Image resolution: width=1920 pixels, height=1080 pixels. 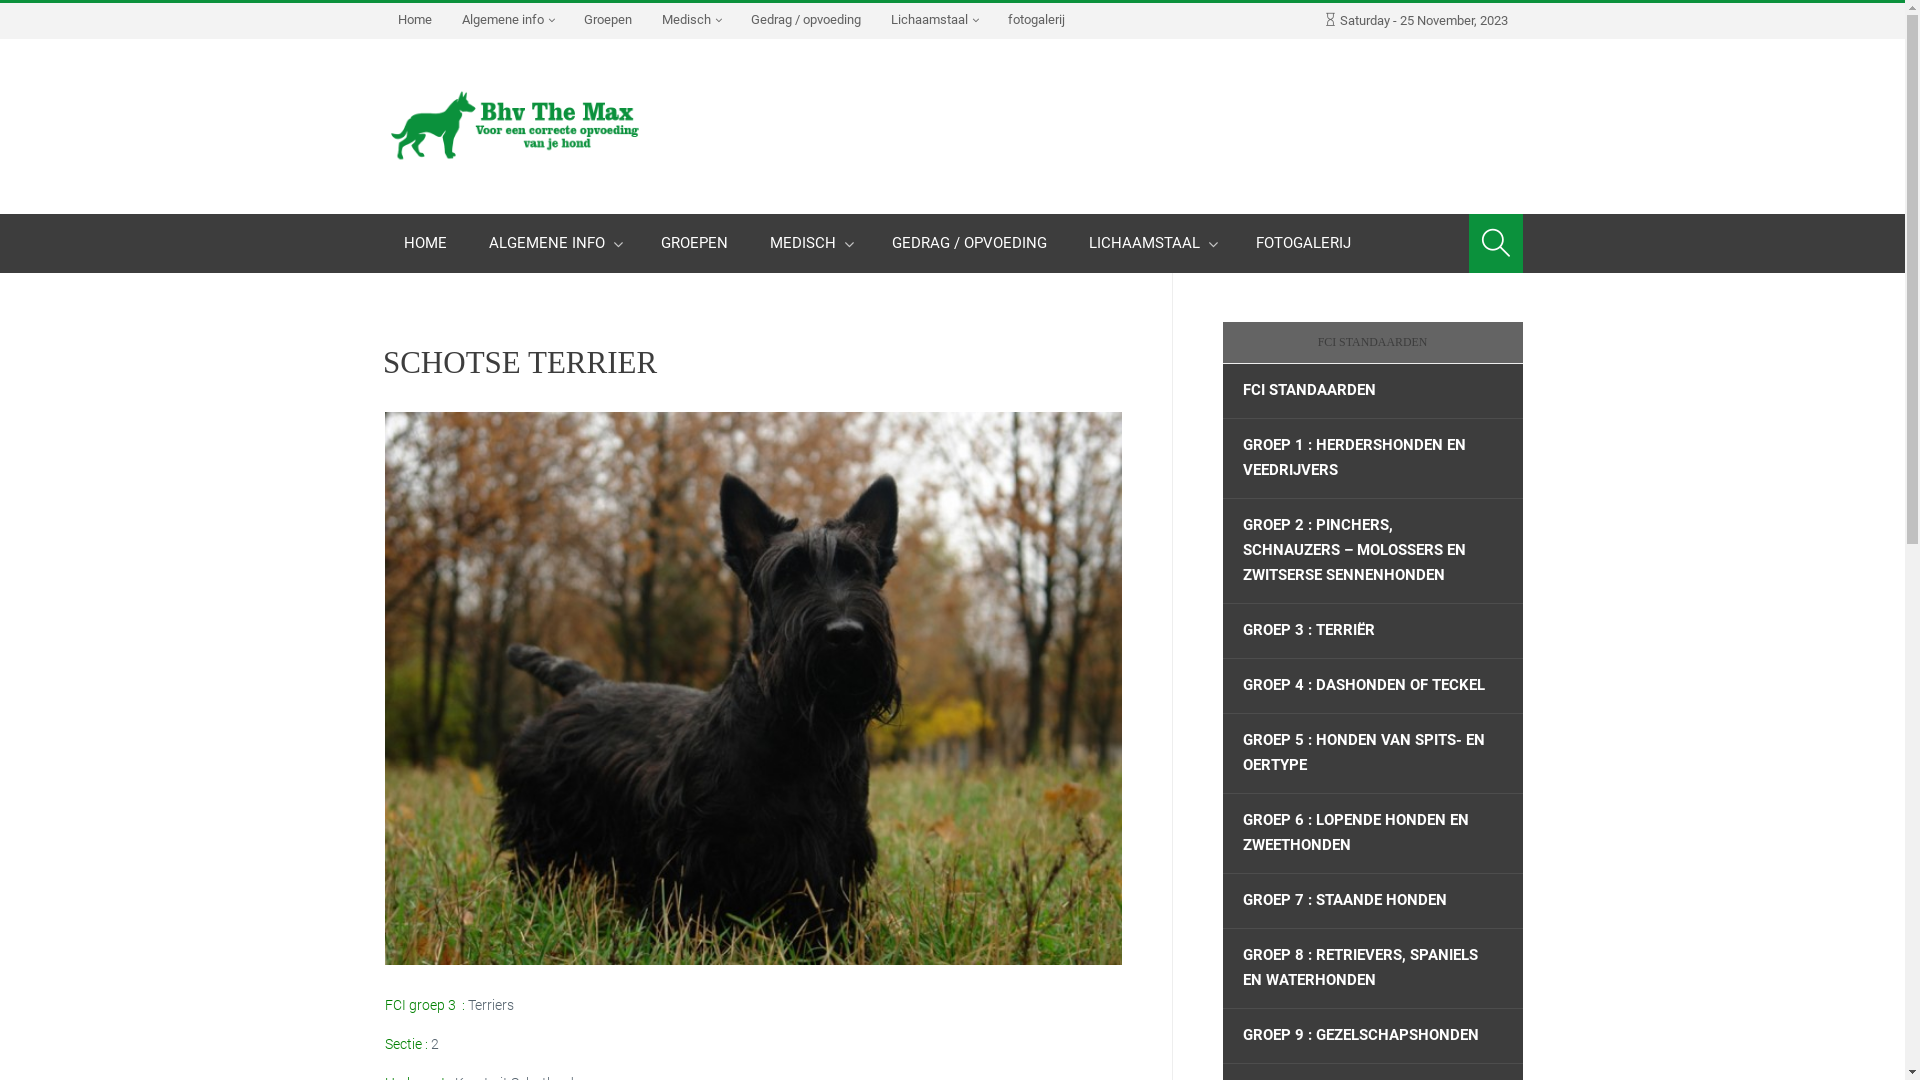 What do you see at coordinates (412, 20) in the screenshot?
I see `'Home'` at bounding box center [412, 20].